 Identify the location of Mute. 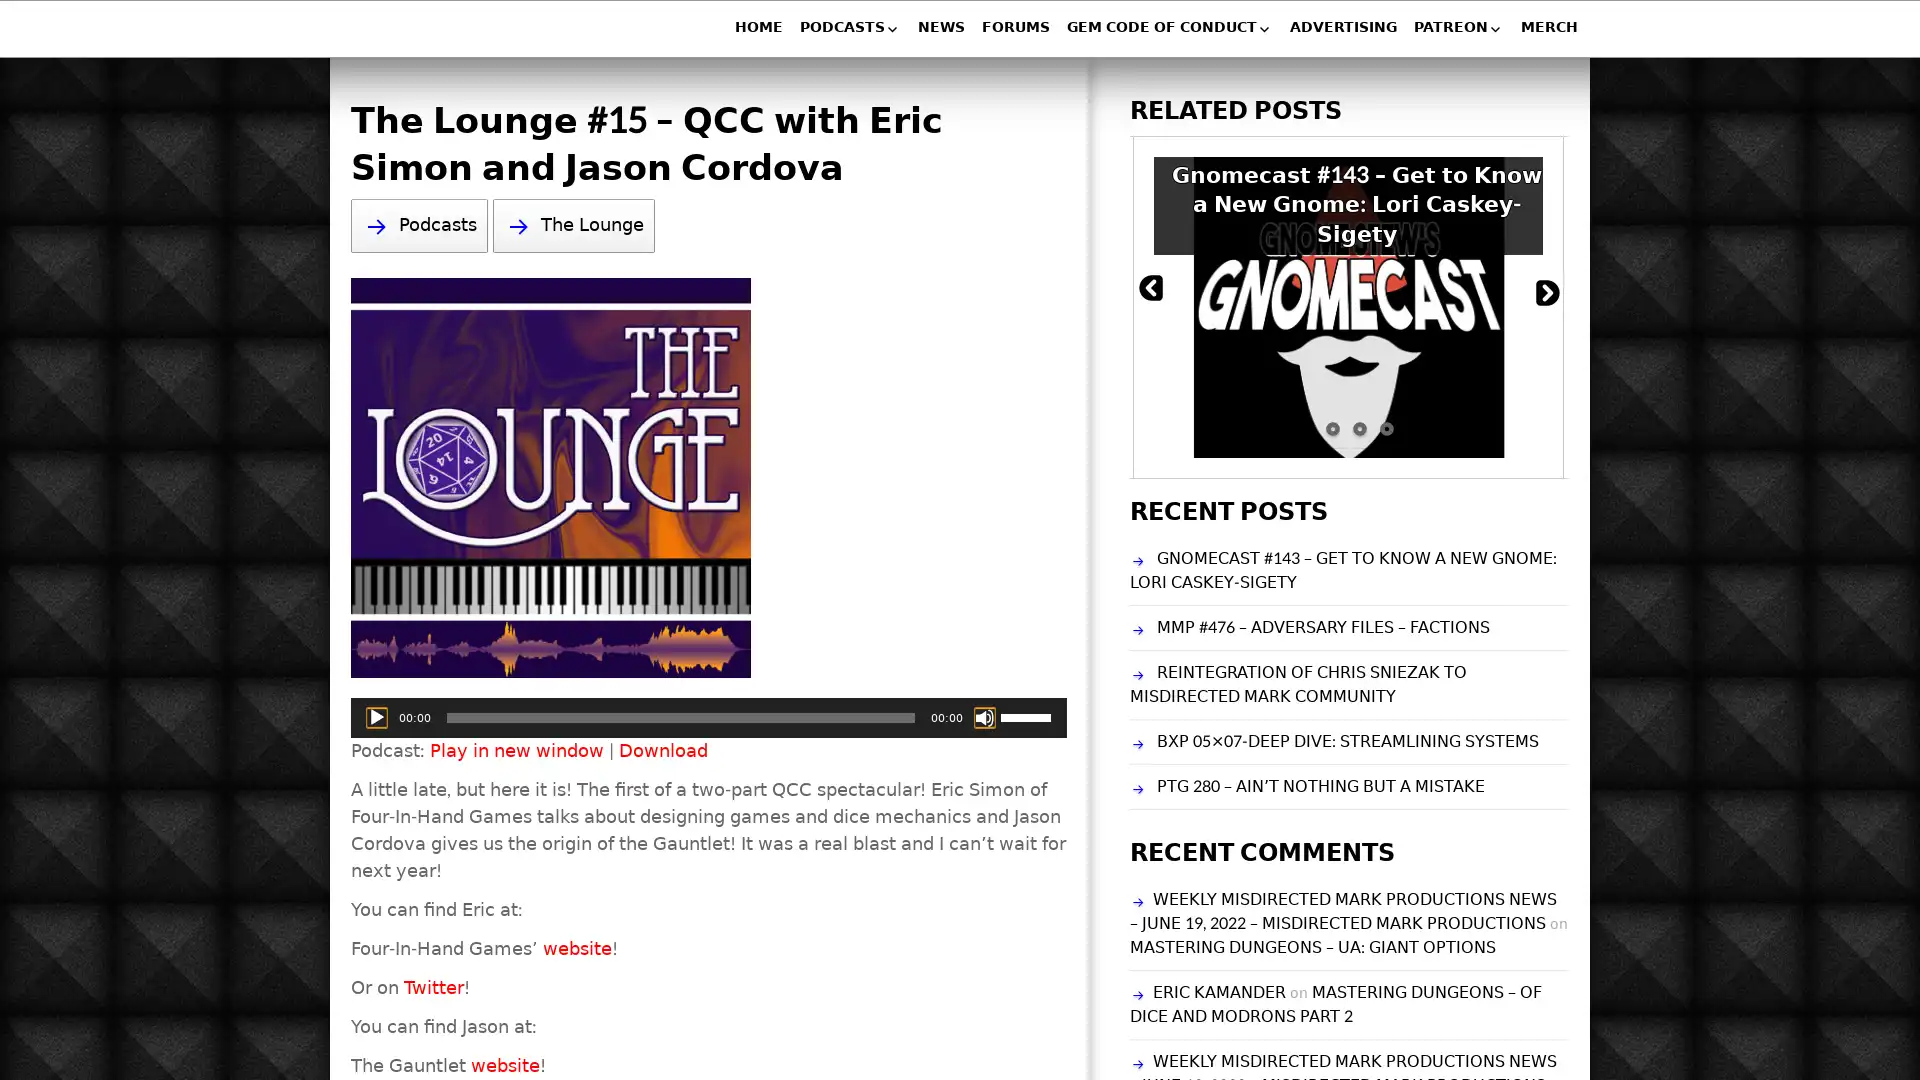
(984, 716).